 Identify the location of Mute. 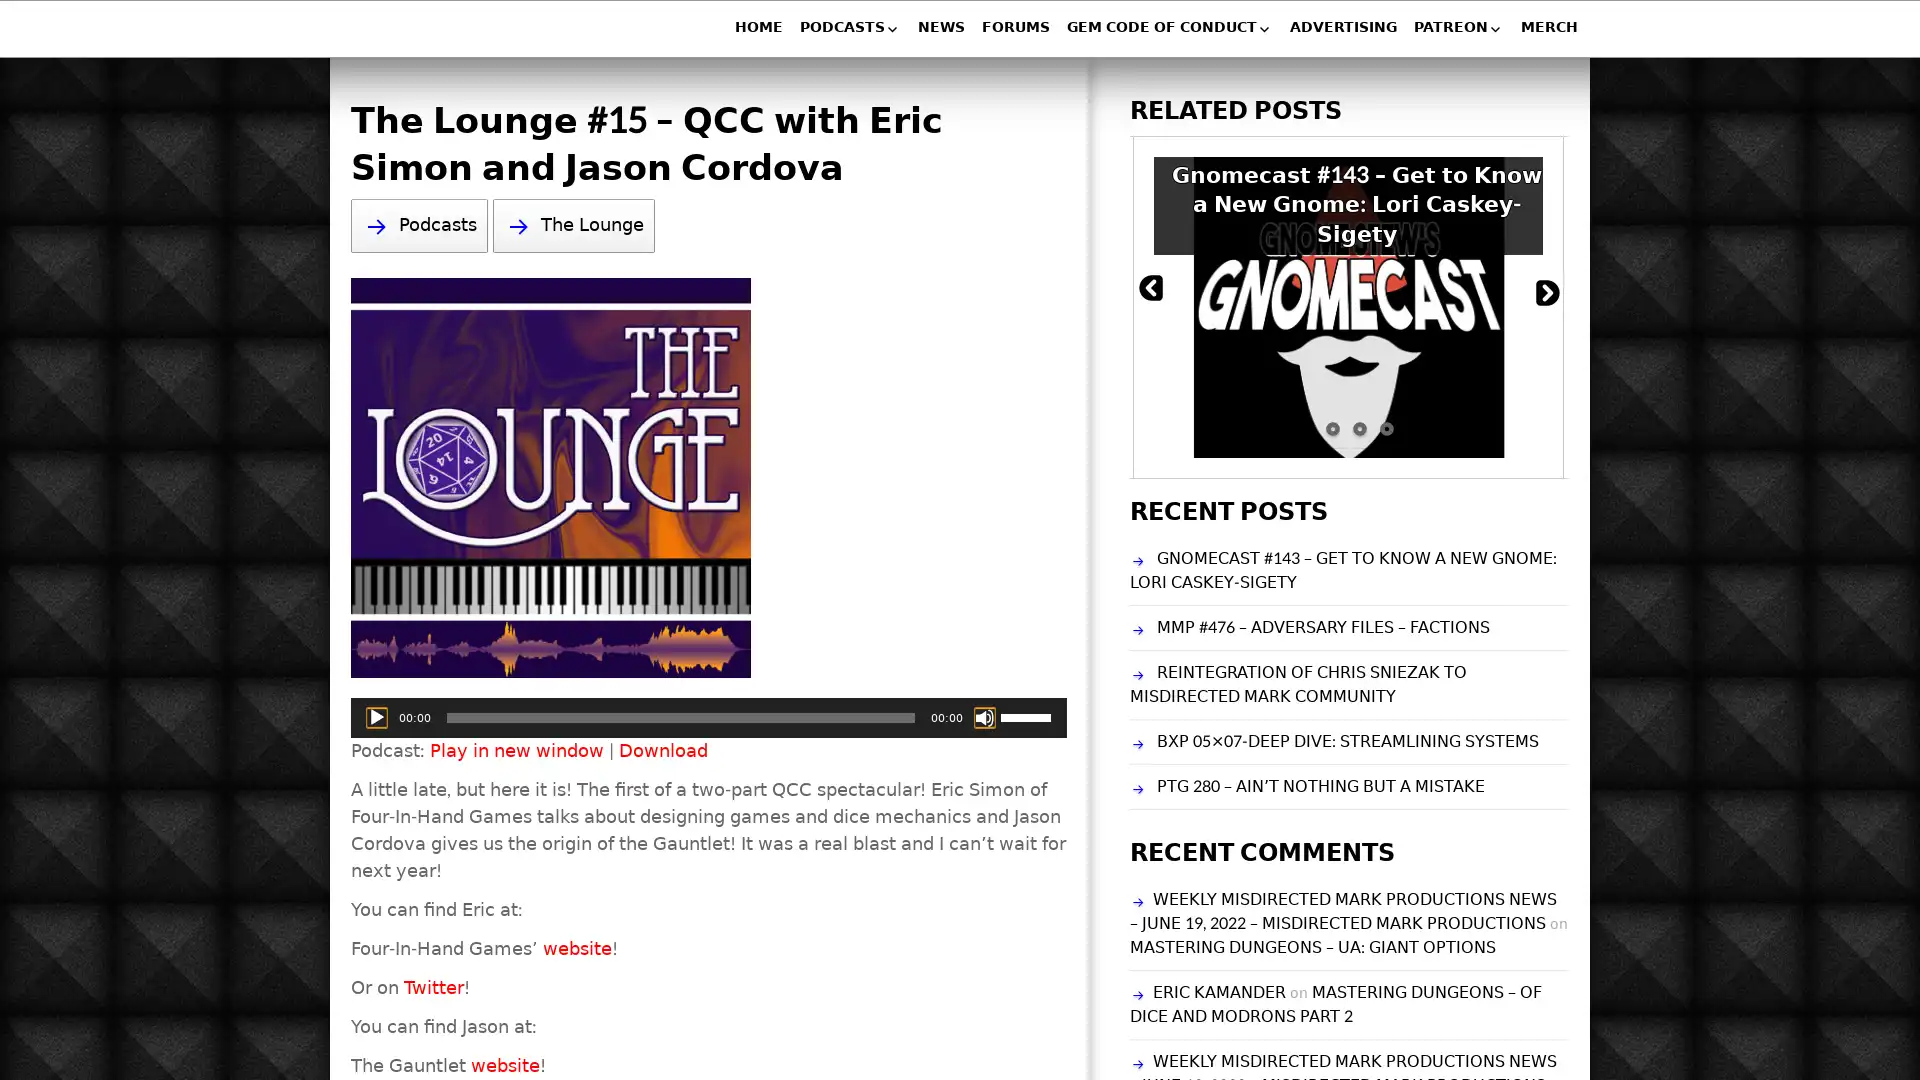
(984, 716).